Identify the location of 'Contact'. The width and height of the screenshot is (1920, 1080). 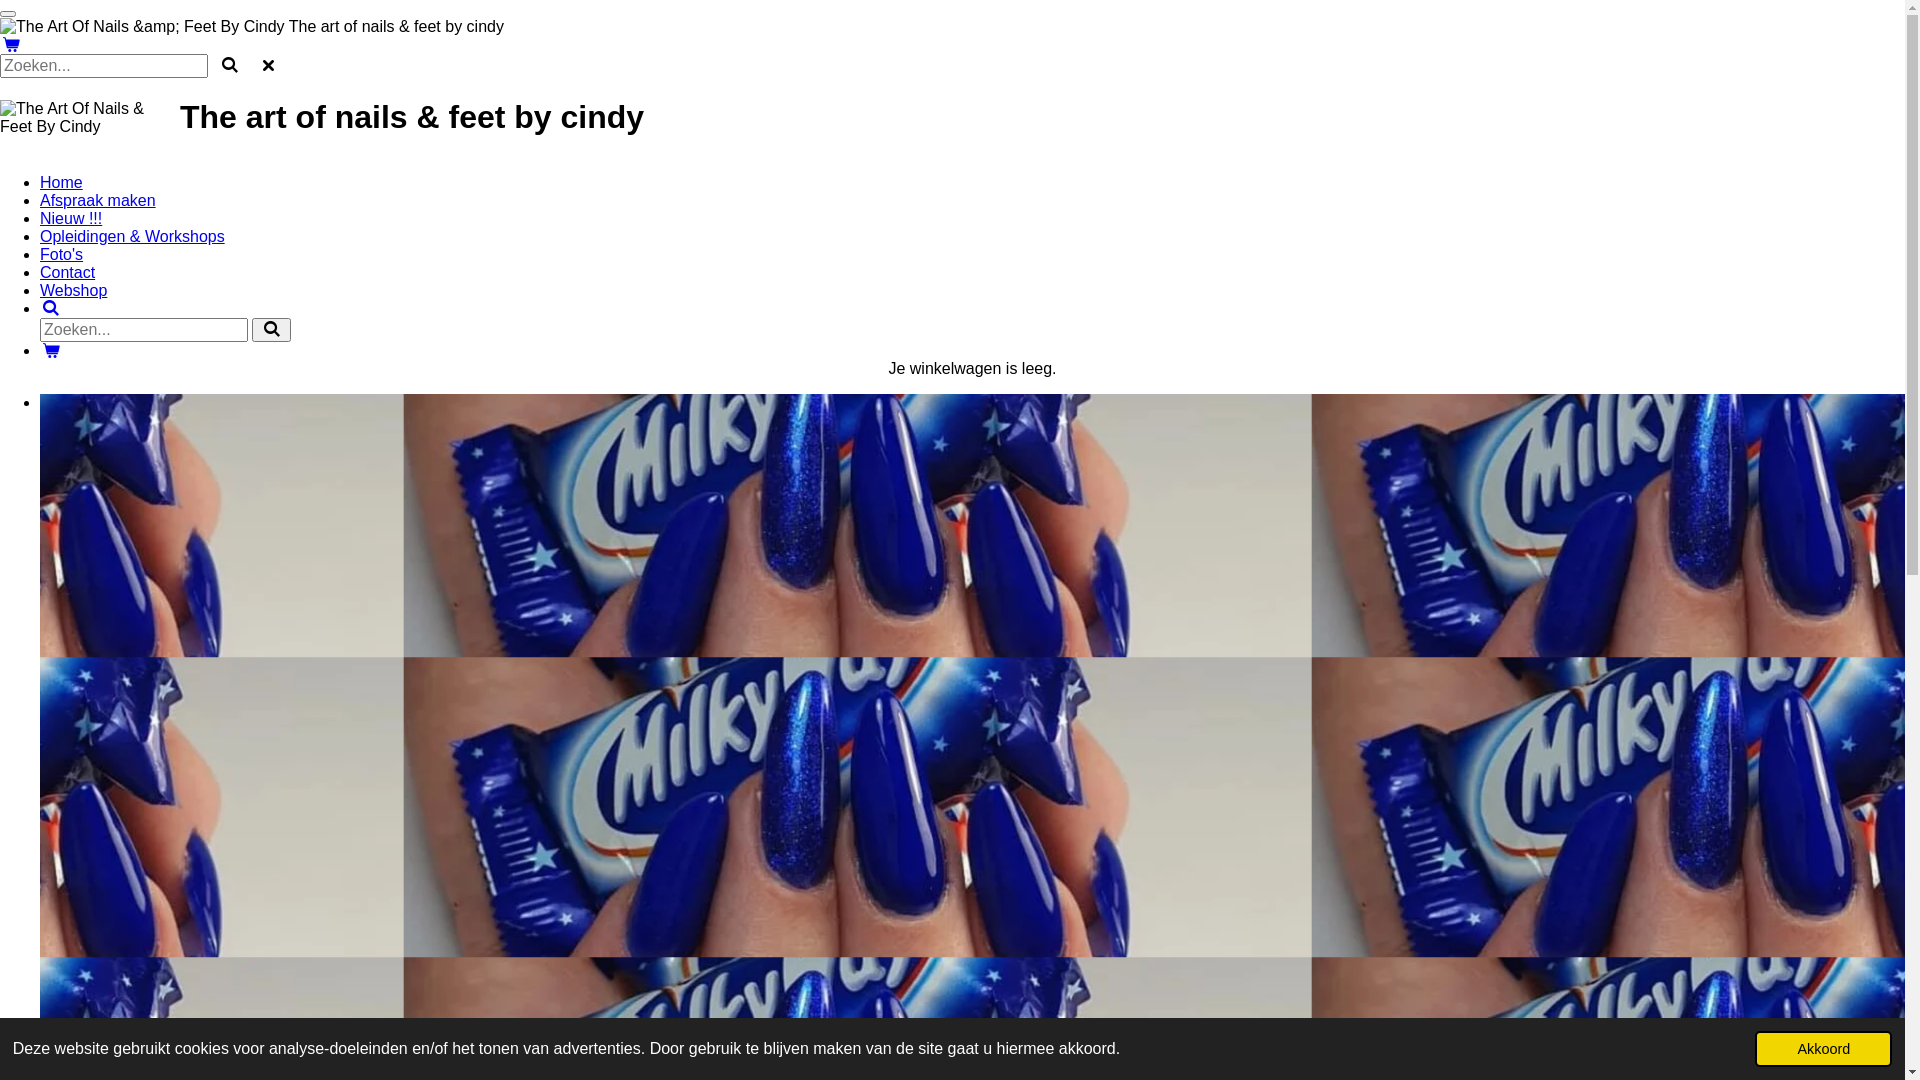
(39, 272).